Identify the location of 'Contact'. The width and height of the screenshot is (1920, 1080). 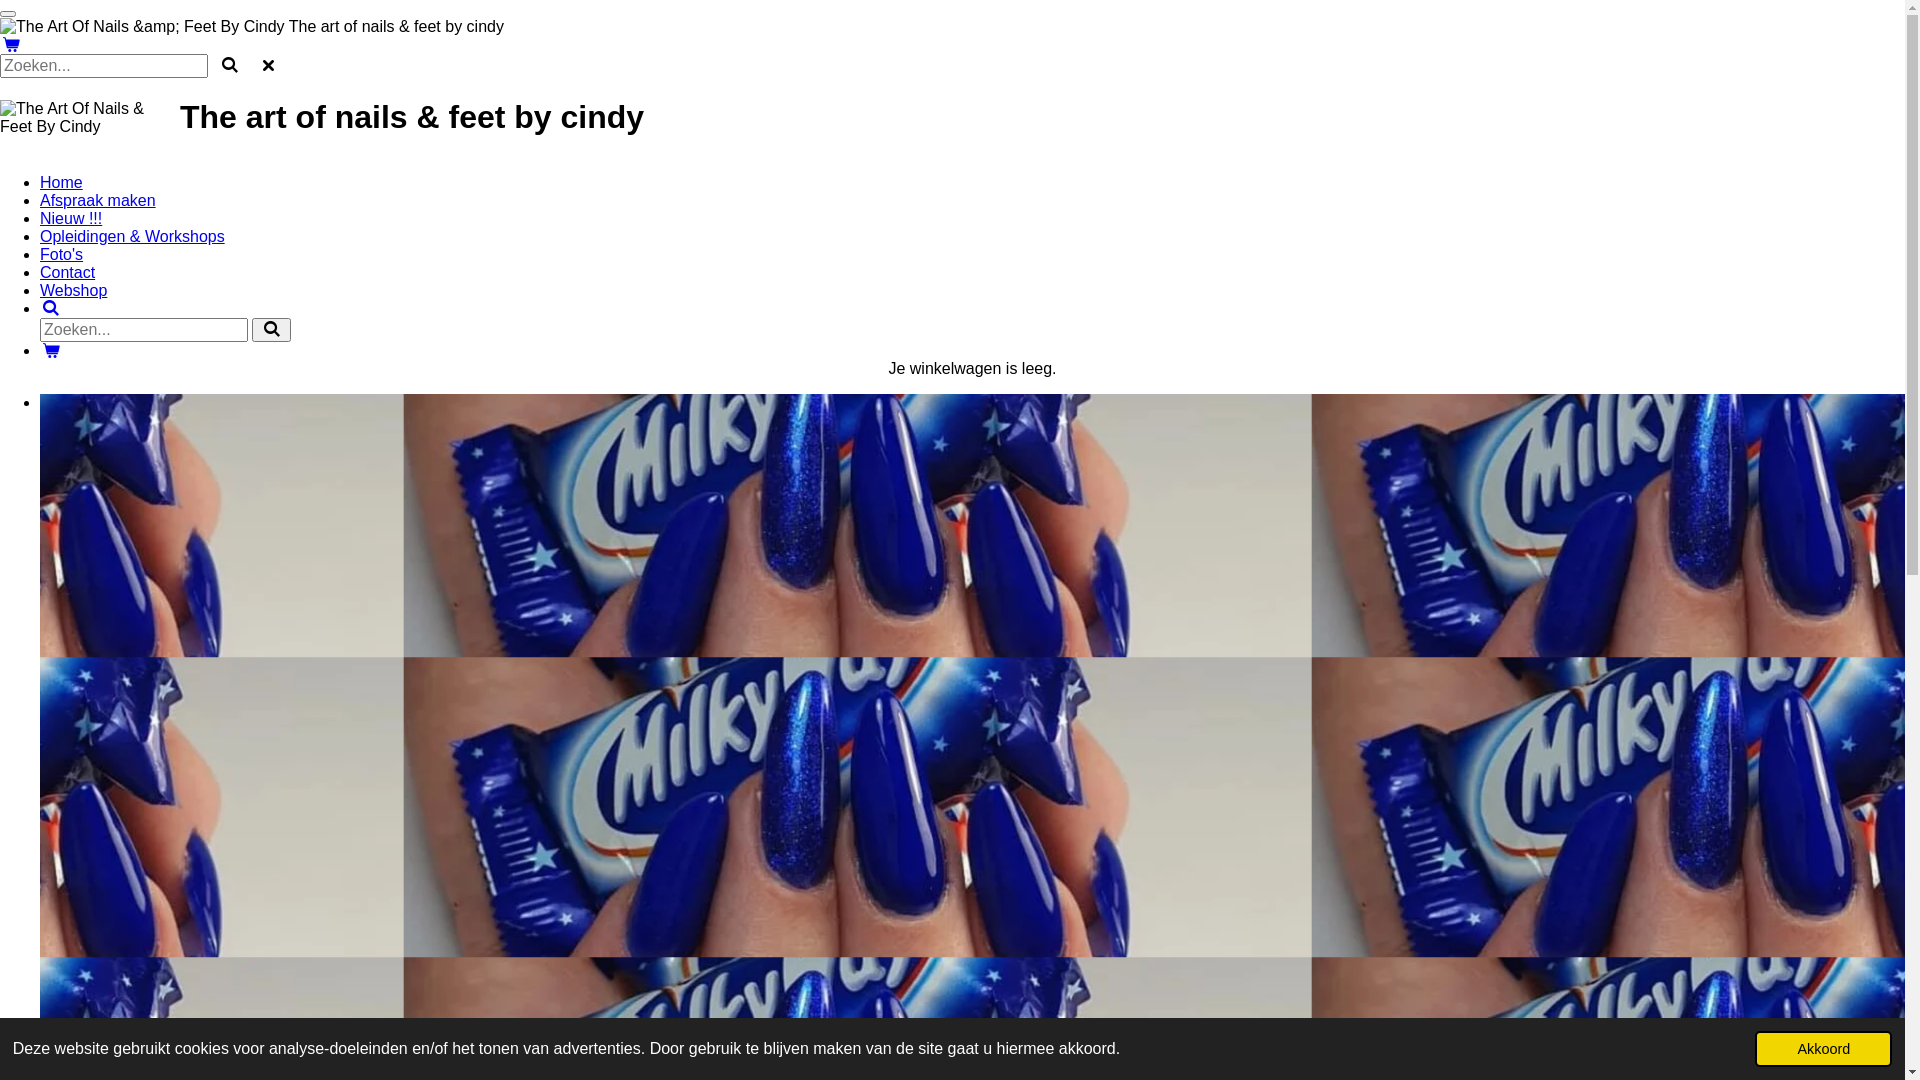
(39, 272).